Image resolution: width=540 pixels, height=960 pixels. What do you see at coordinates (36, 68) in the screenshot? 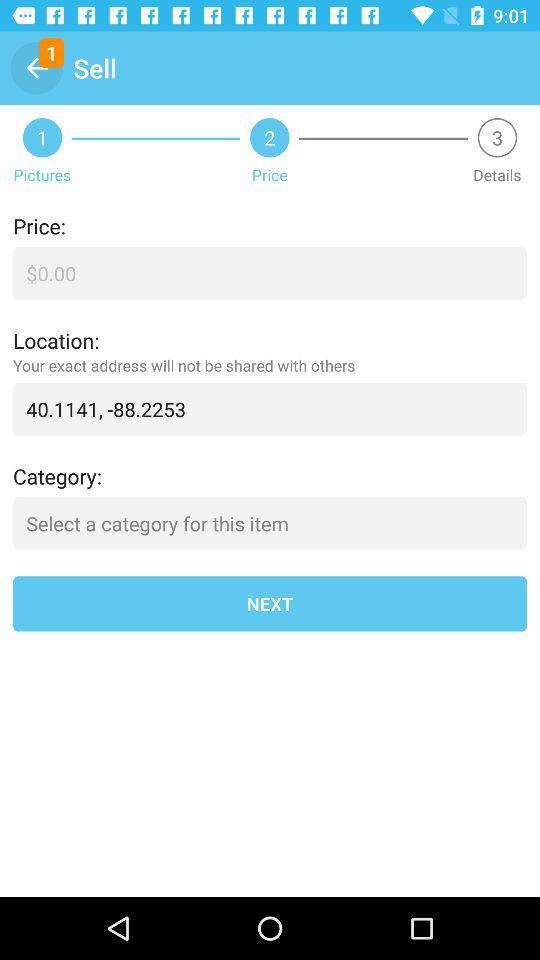
I see `item next to the sell item` at bounding box center [36, 68].